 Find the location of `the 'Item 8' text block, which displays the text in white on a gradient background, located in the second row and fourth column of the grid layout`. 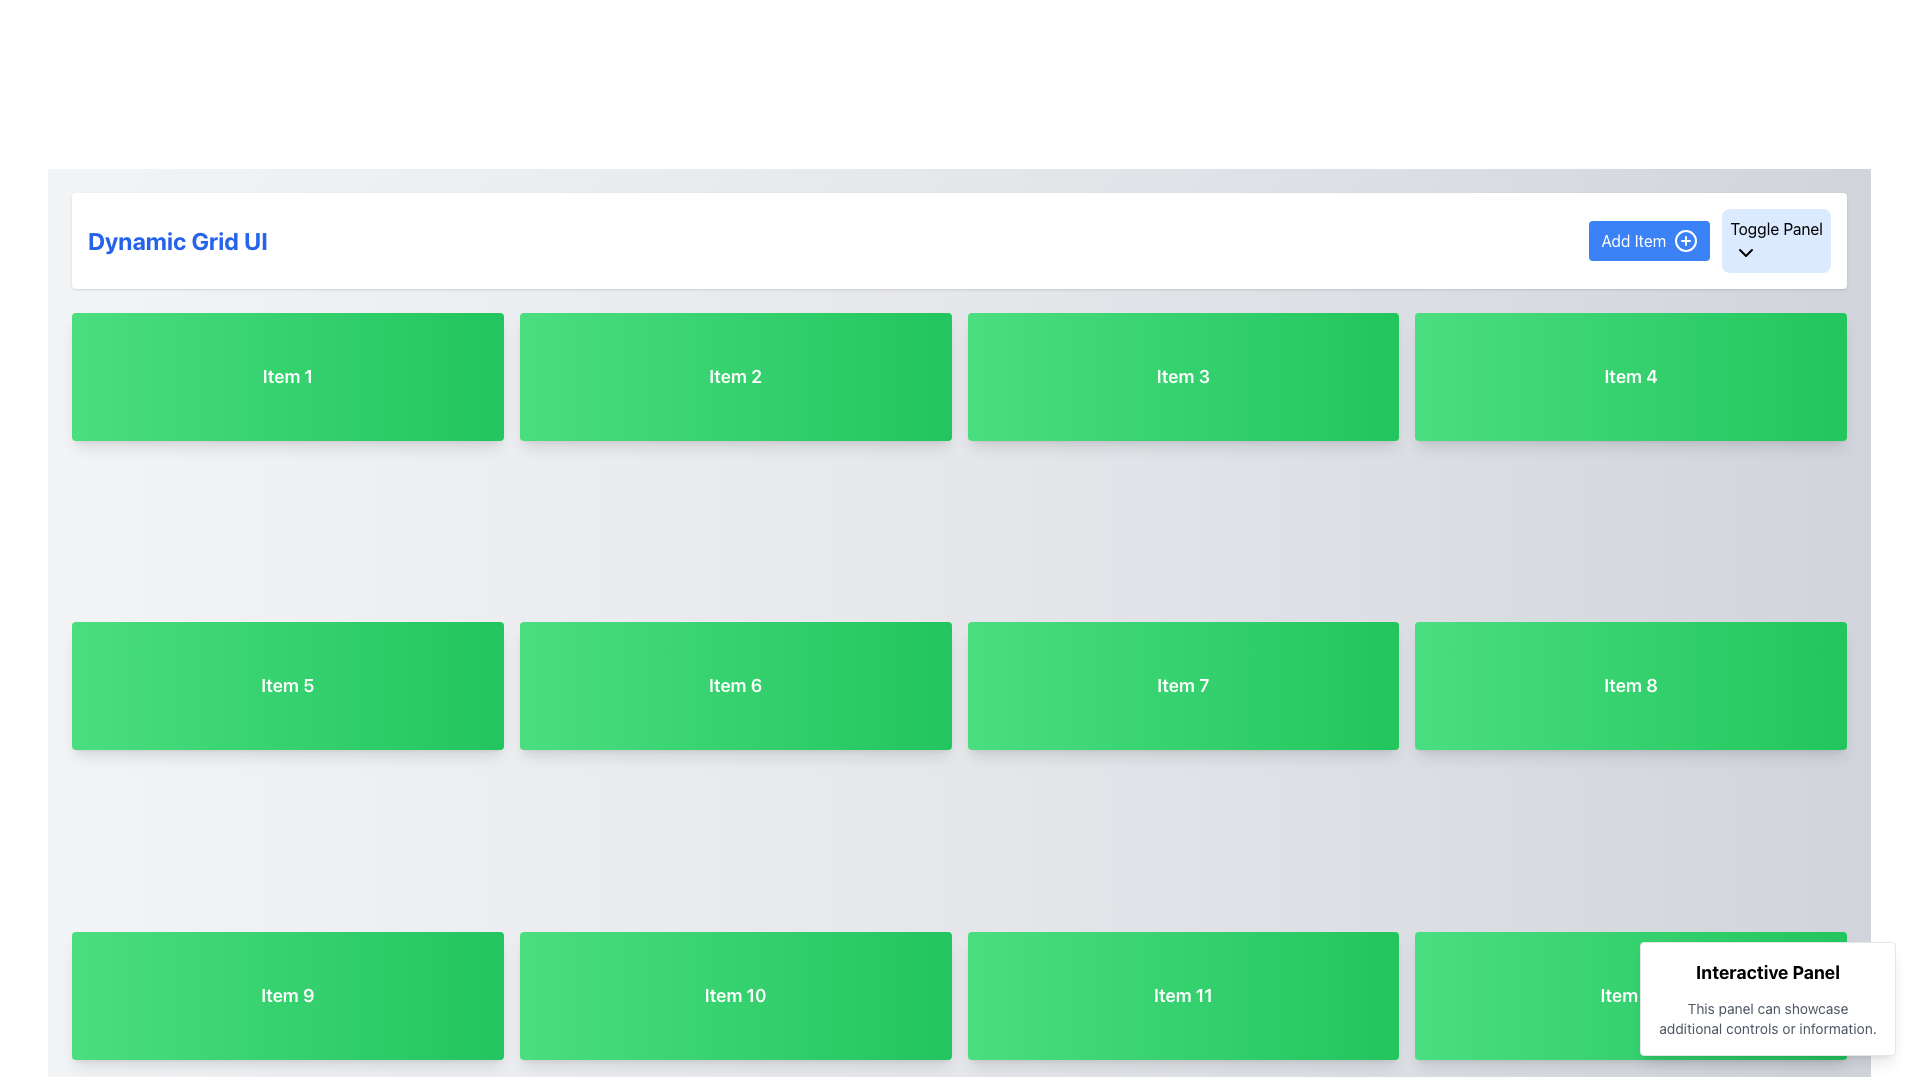

the 'Item 8' text block, which displays the text in white on a gradient background, located in the second row and fourth column of the grid layout is located at coordinates (1631, 685).